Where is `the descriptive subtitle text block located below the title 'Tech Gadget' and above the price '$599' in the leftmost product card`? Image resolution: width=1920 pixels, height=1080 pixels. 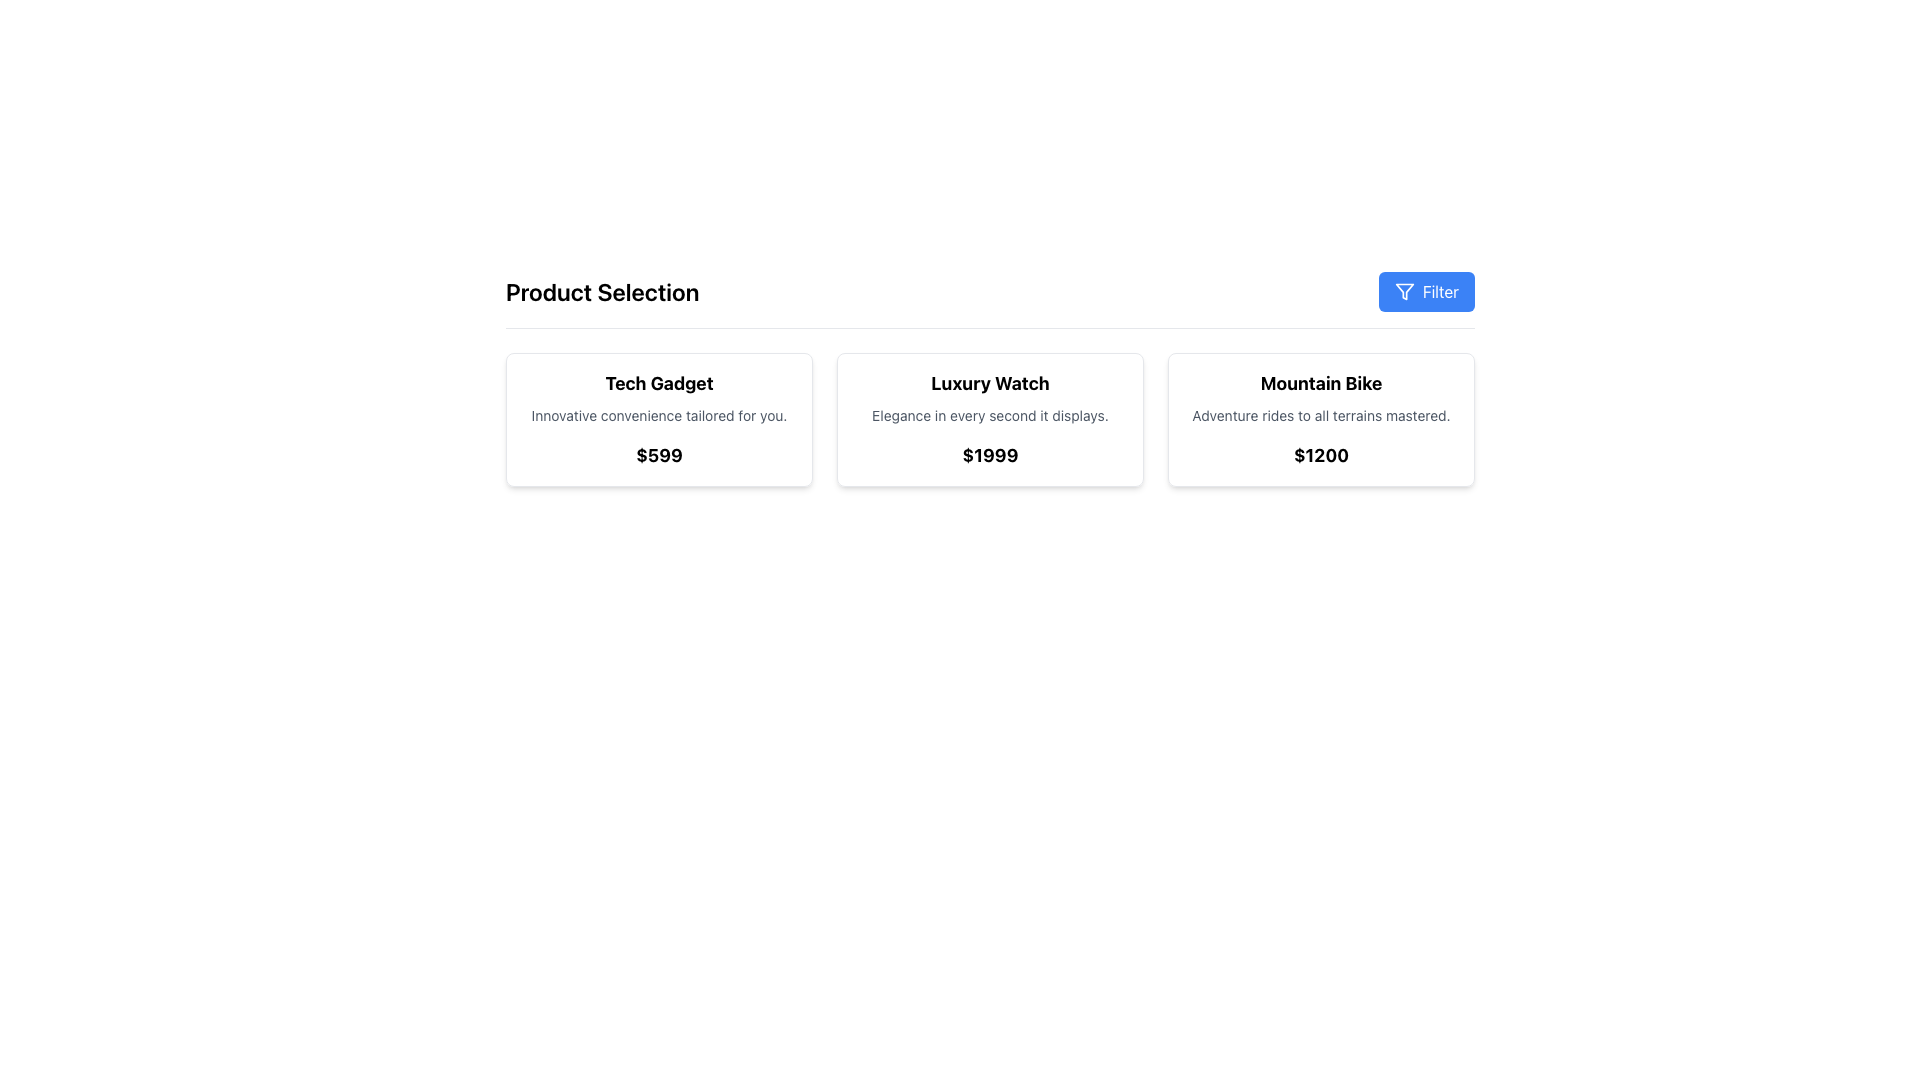
the descriptive subtitle text block located below the title 'Tech Gadget' and above the price '$599' in the leftmost product card is located at coordinates (659, 415).